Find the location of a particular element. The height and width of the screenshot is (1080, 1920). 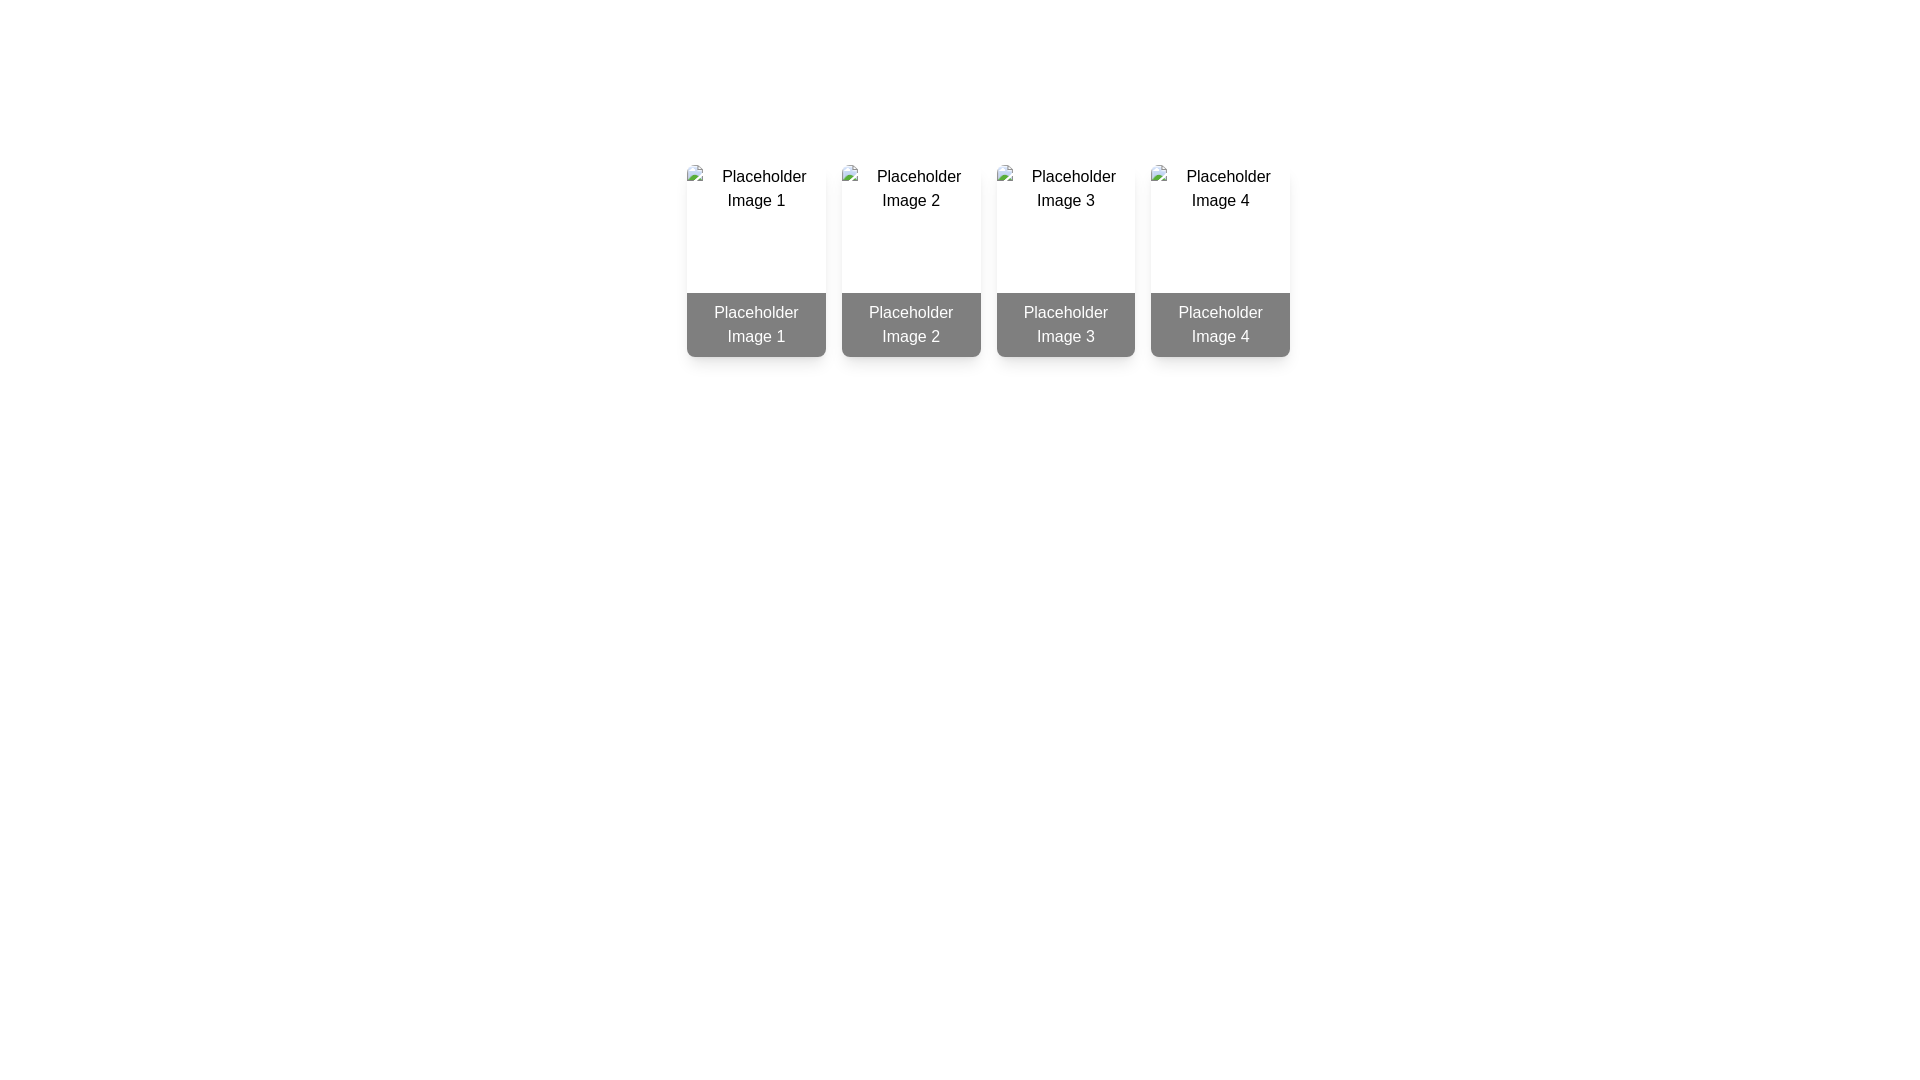

text of the informational label titled 'Placeholder Image 2', located at the bottom of the second card from the left in a row of four cards, spanning the full width beneath an image placeholder is located at coordinates (910, 323).